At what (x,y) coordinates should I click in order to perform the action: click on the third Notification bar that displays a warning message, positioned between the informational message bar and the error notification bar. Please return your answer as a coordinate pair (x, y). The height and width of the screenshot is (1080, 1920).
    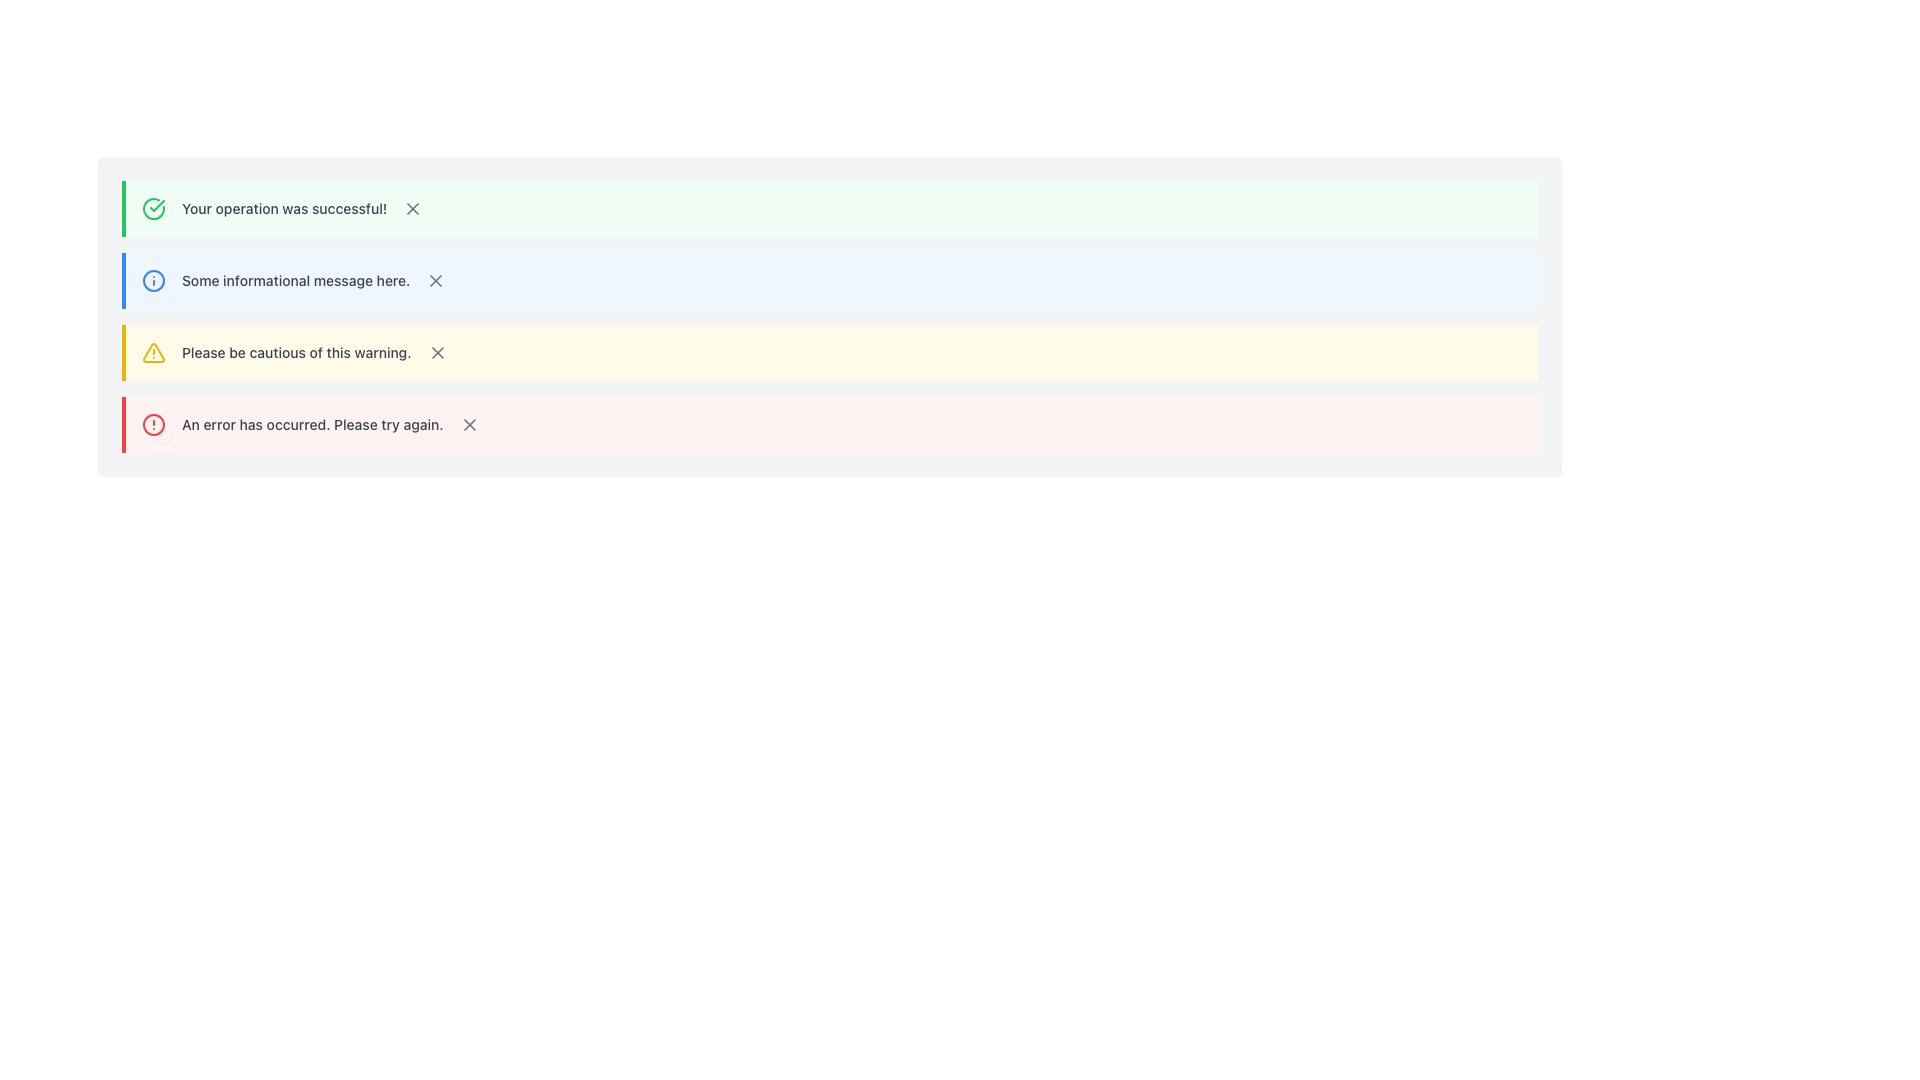
    Looking at the image, I should click on (830, 352).